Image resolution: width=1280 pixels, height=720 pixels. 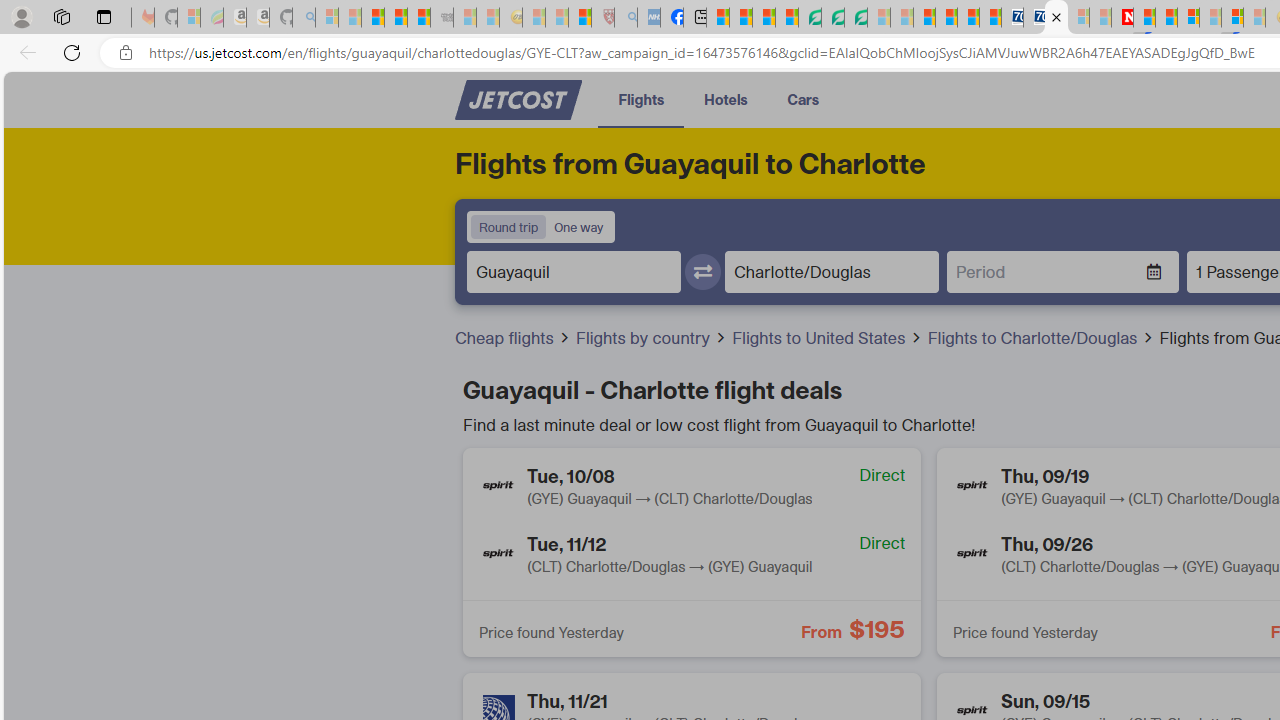 I want to click on 'Class: no-underline cursor-pointer', so click(x=518, y=100).